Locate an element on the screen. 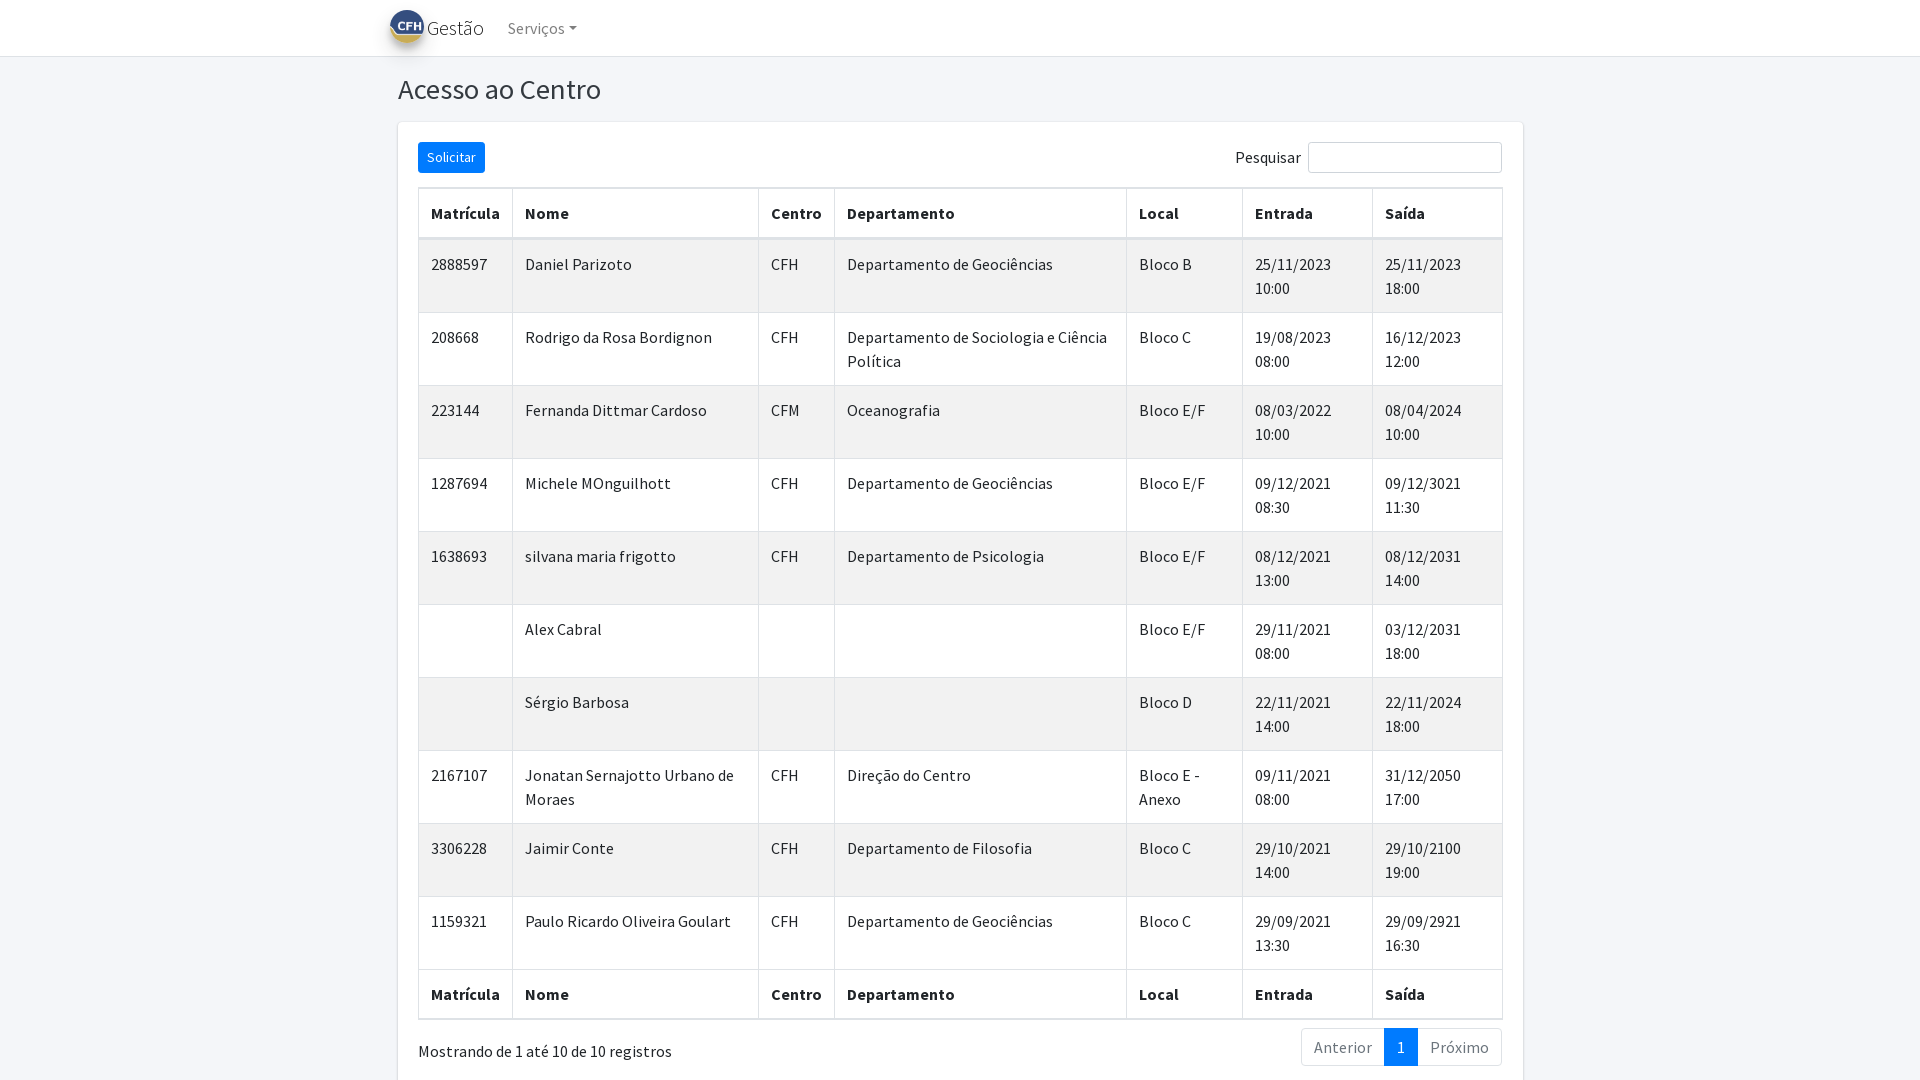 The height and width of the screenshot is (1080, 1920). 'Solicitar' is located at coordinates (450, 156).